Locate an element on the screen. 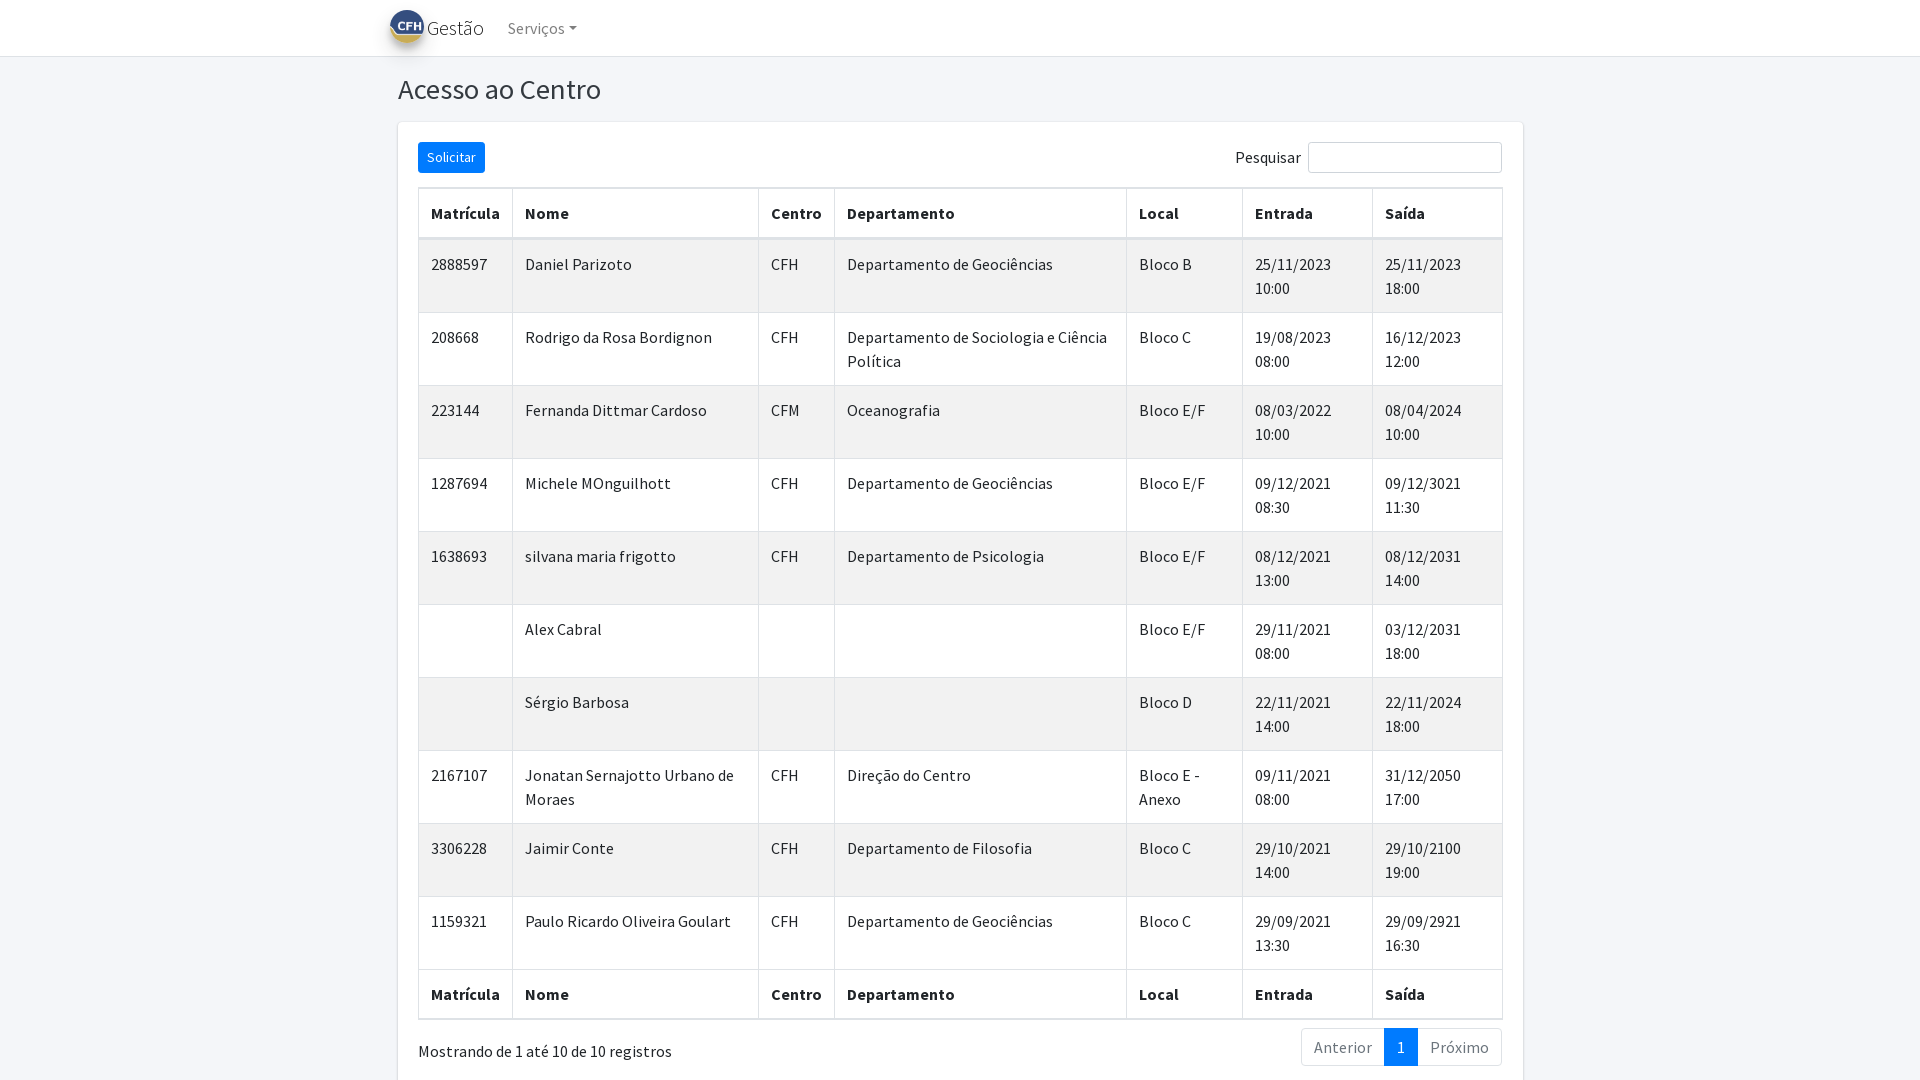 The height and width of the screenshot is (1080, 1920). 'Solicitar' is located at coordinates (450, 156).